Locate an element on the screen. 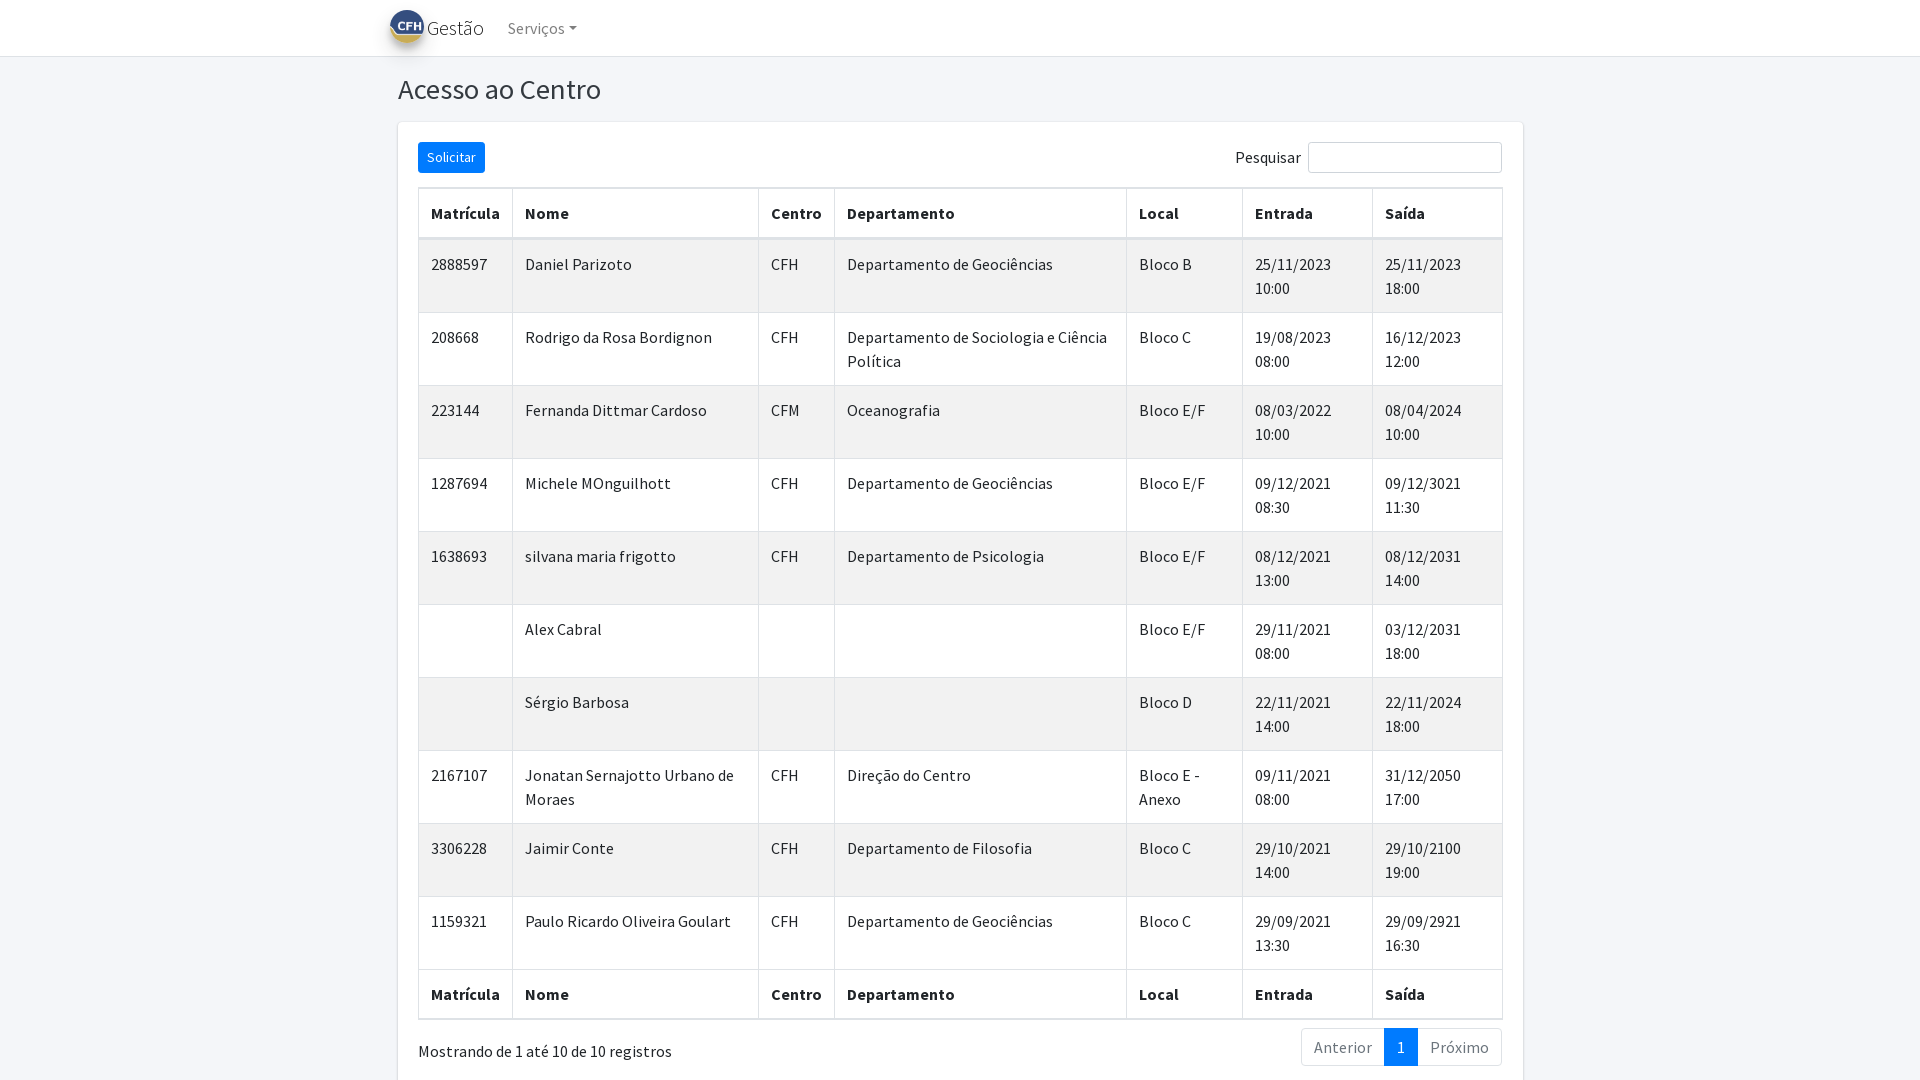 The height and width of the screenshot is (1080, 1920). 'Solicitar' is located at coordinates (450, 156).